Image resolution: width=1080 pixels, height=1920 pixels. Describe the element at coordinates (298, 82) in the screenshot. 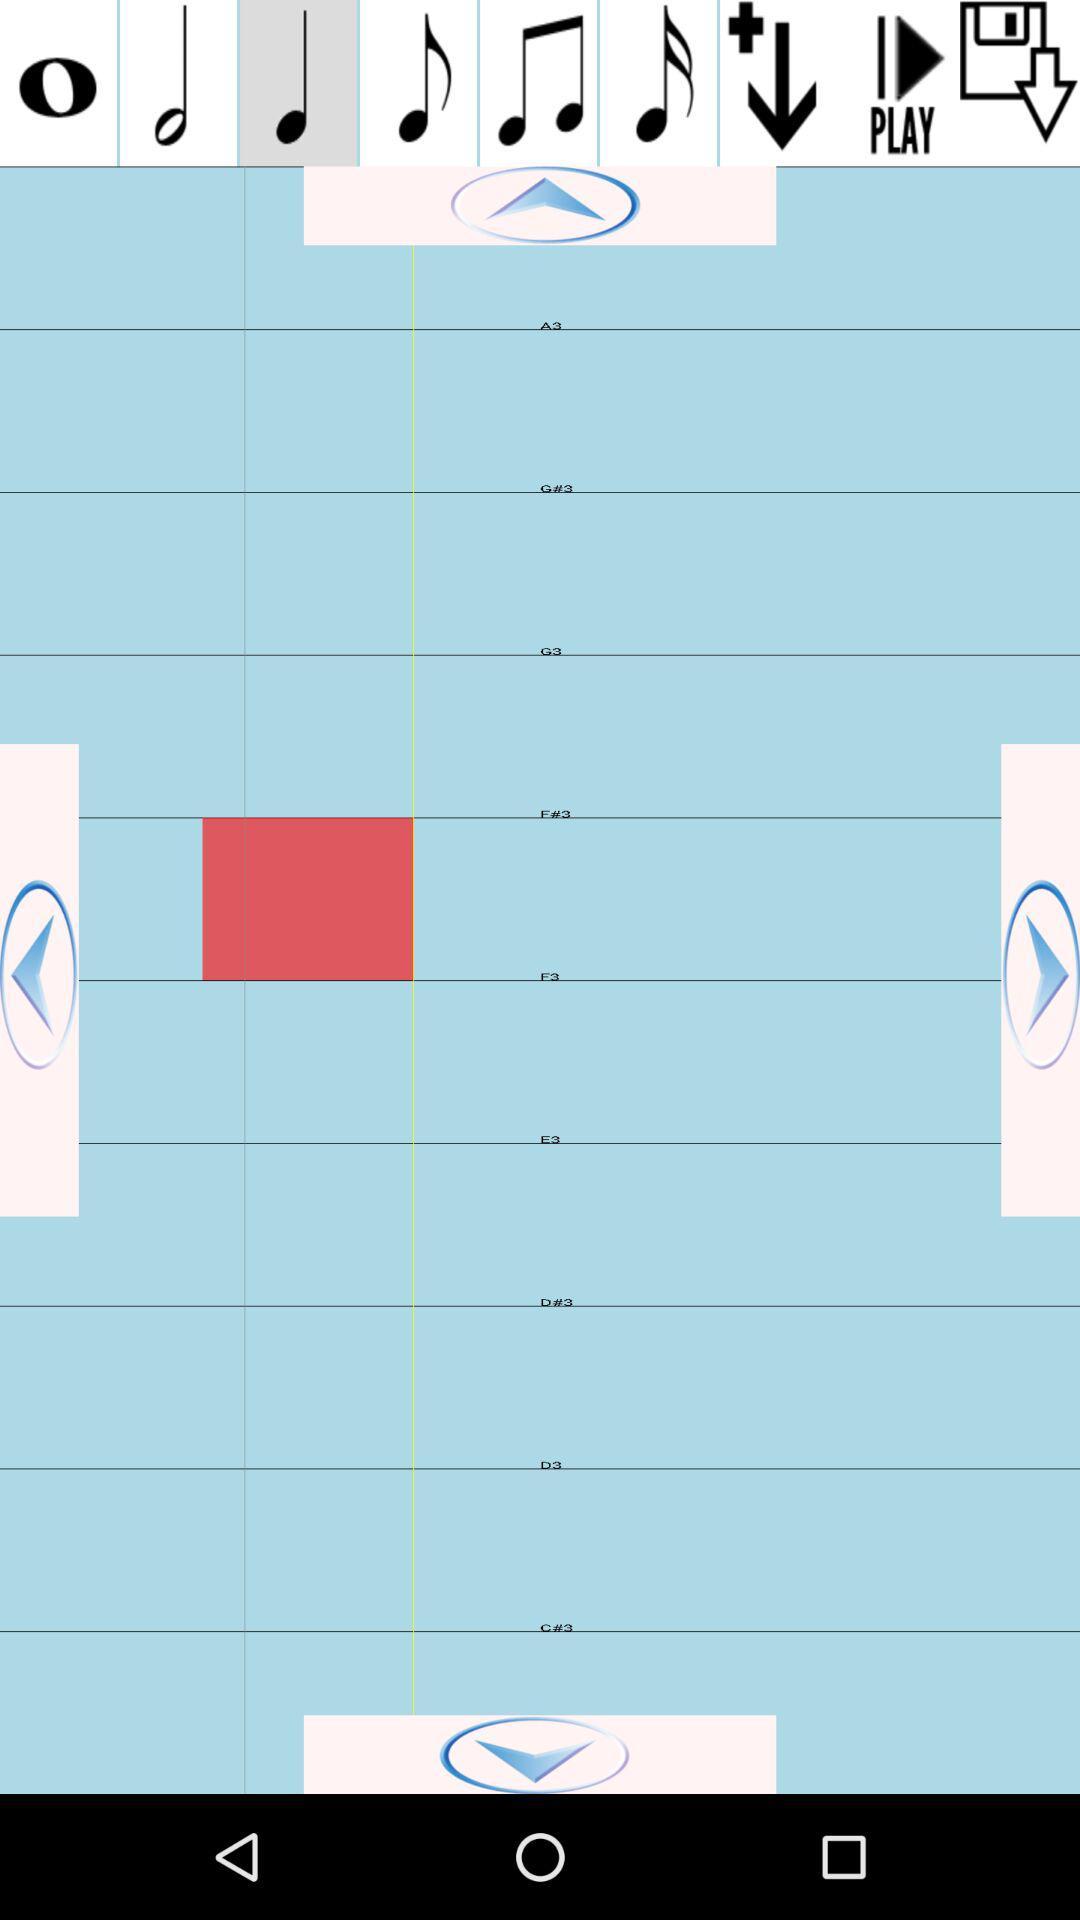

I see `quarter note` at that location.